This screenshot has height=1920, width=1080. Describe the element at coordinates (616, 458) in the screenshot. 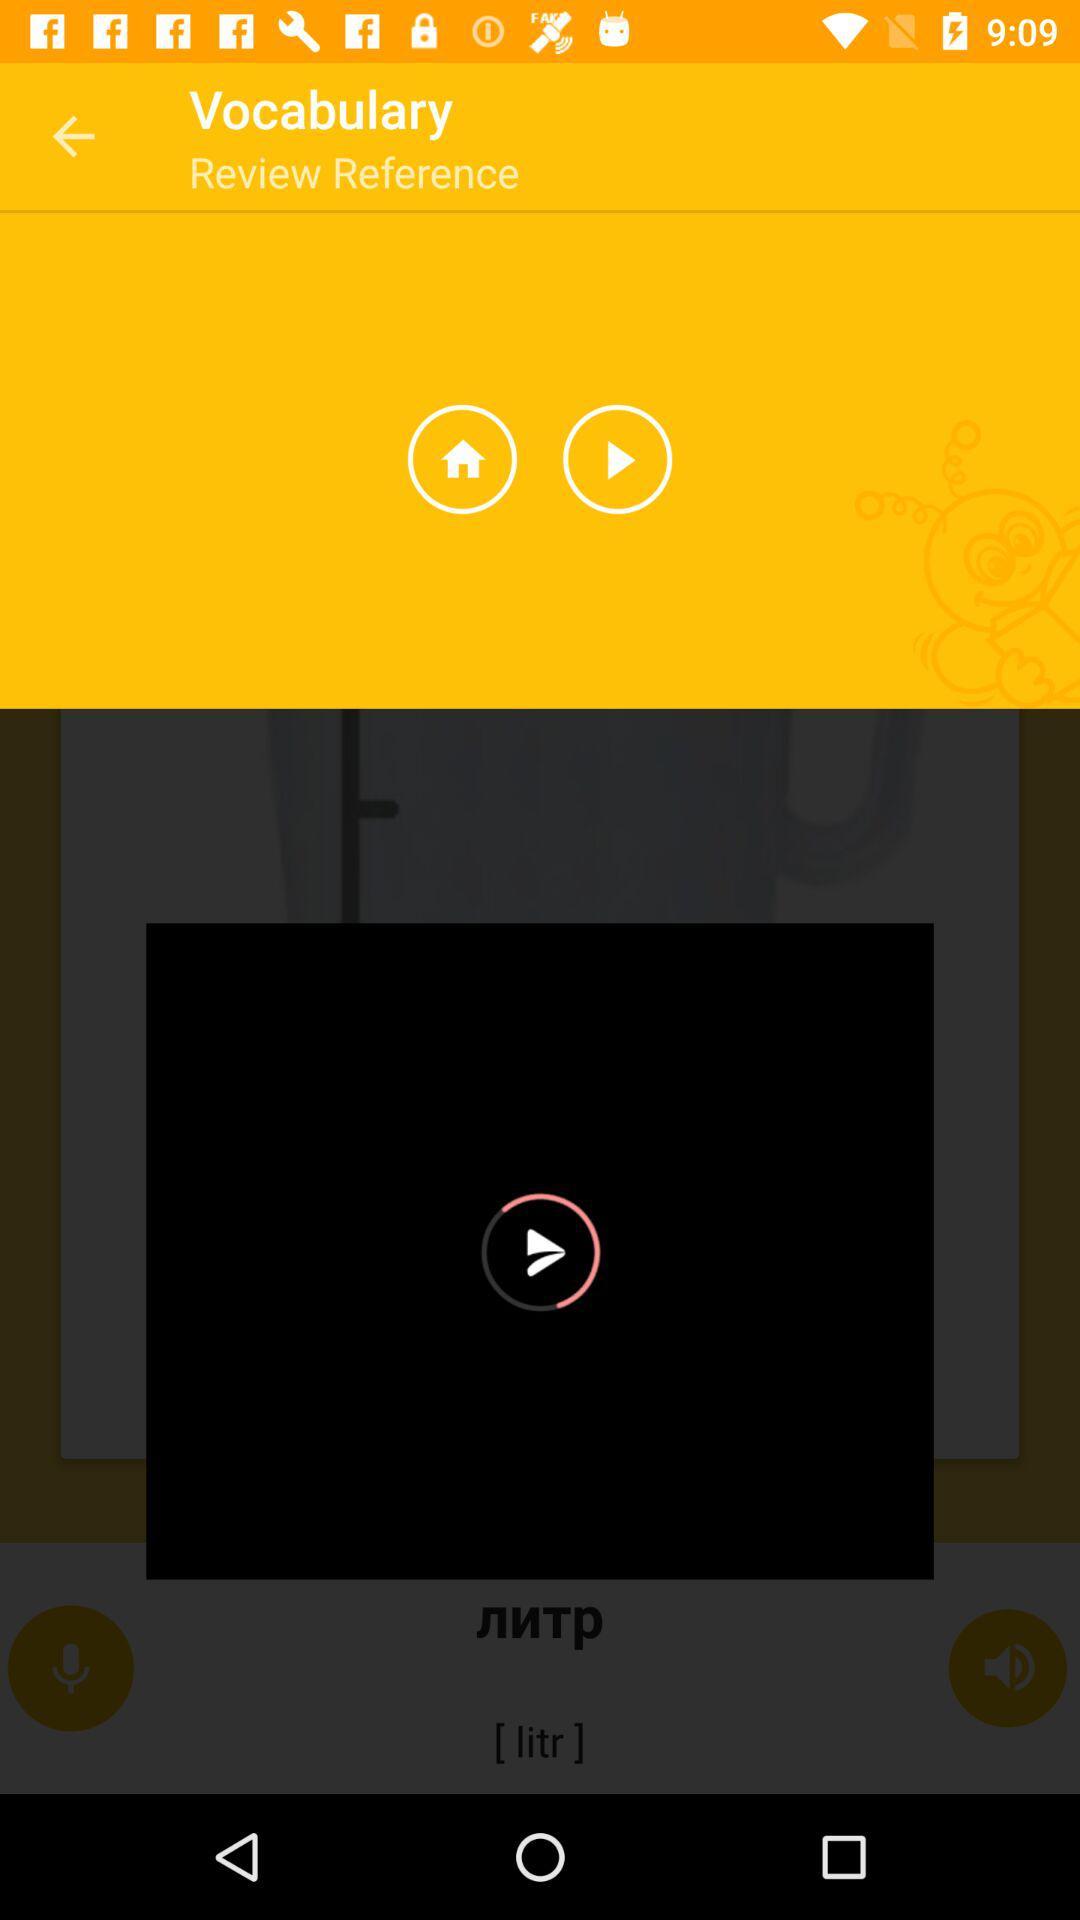

I see `the second icon which is under the text review references` at that location.